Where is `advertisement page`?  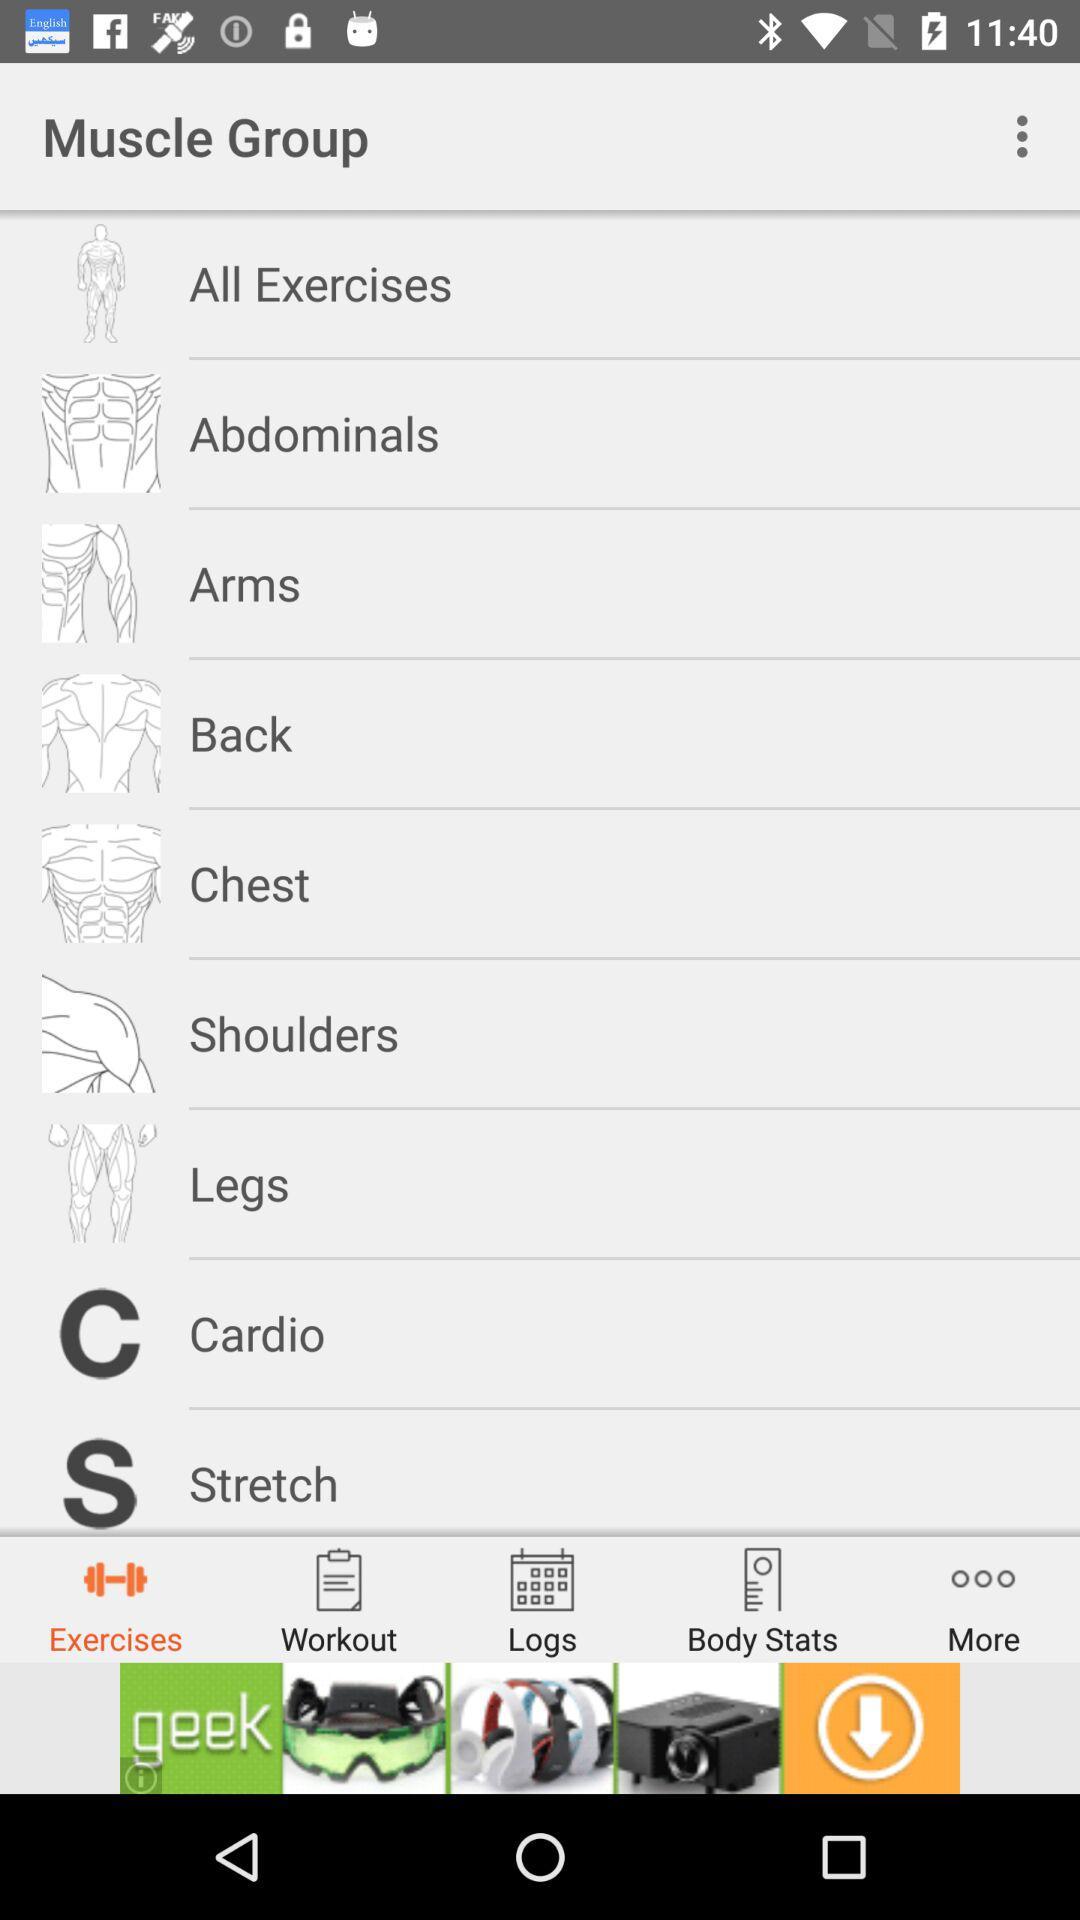 advertisement page is located at coordinates (540, 1727).